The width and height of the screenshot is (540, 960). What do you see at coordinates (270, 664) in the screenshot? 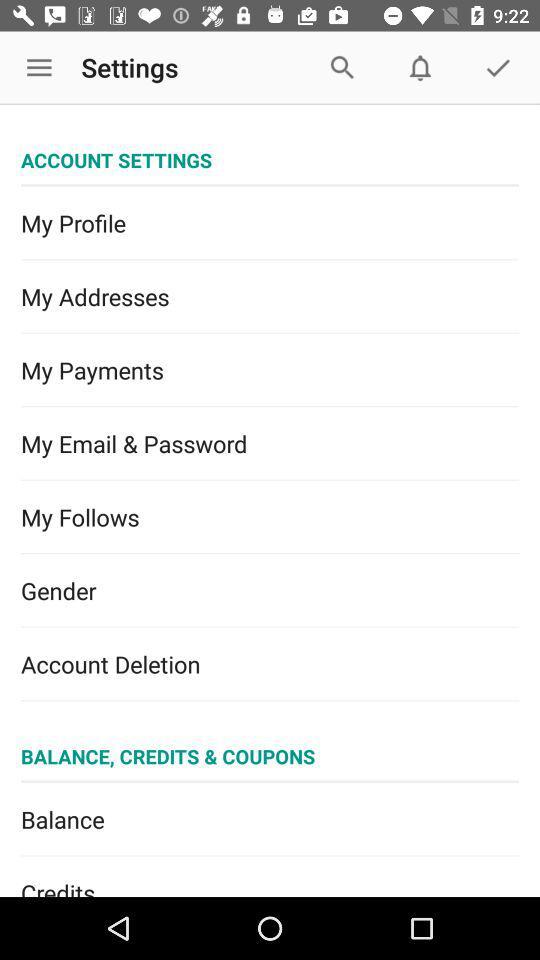
I see `the icon below the gender item` at bounding box center [270, 664].